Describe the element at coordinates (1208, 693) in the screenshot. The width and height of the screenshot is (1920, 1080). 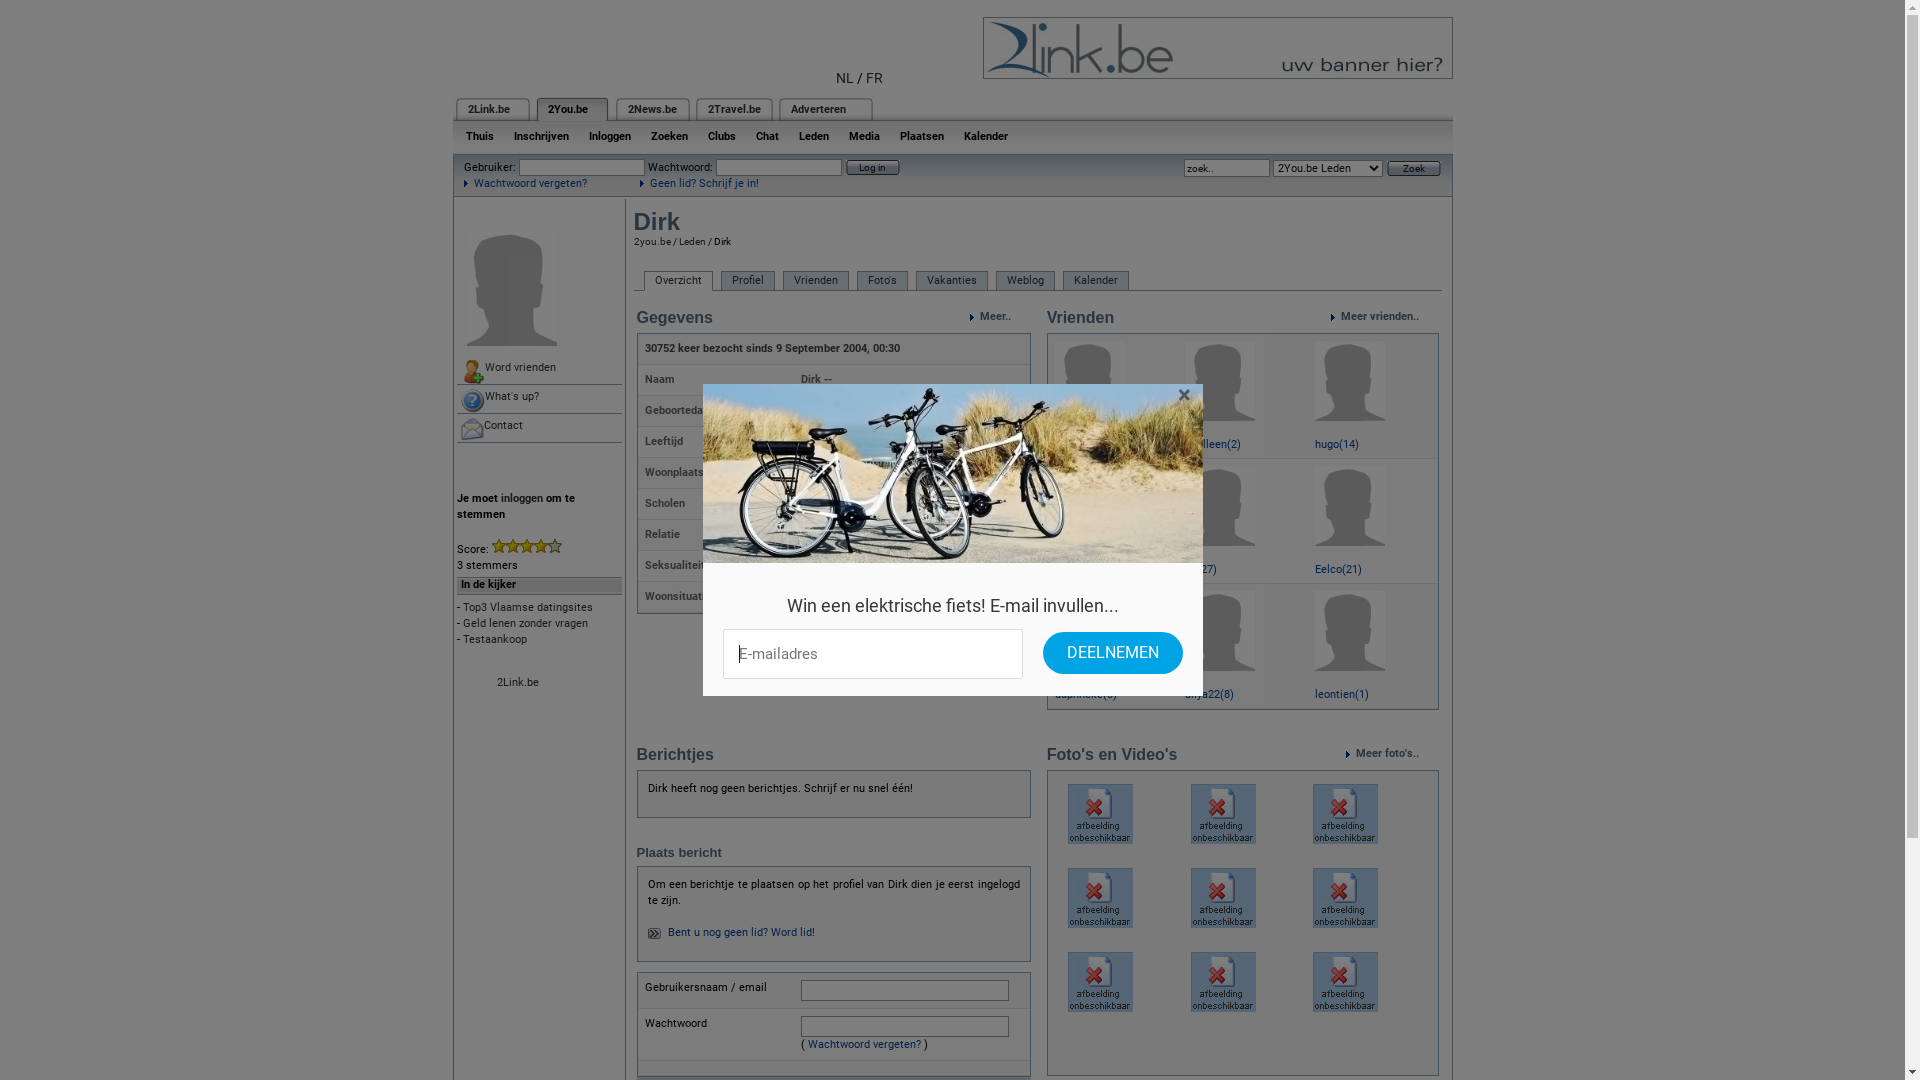
I see `'aliya22(8)'` at that location.